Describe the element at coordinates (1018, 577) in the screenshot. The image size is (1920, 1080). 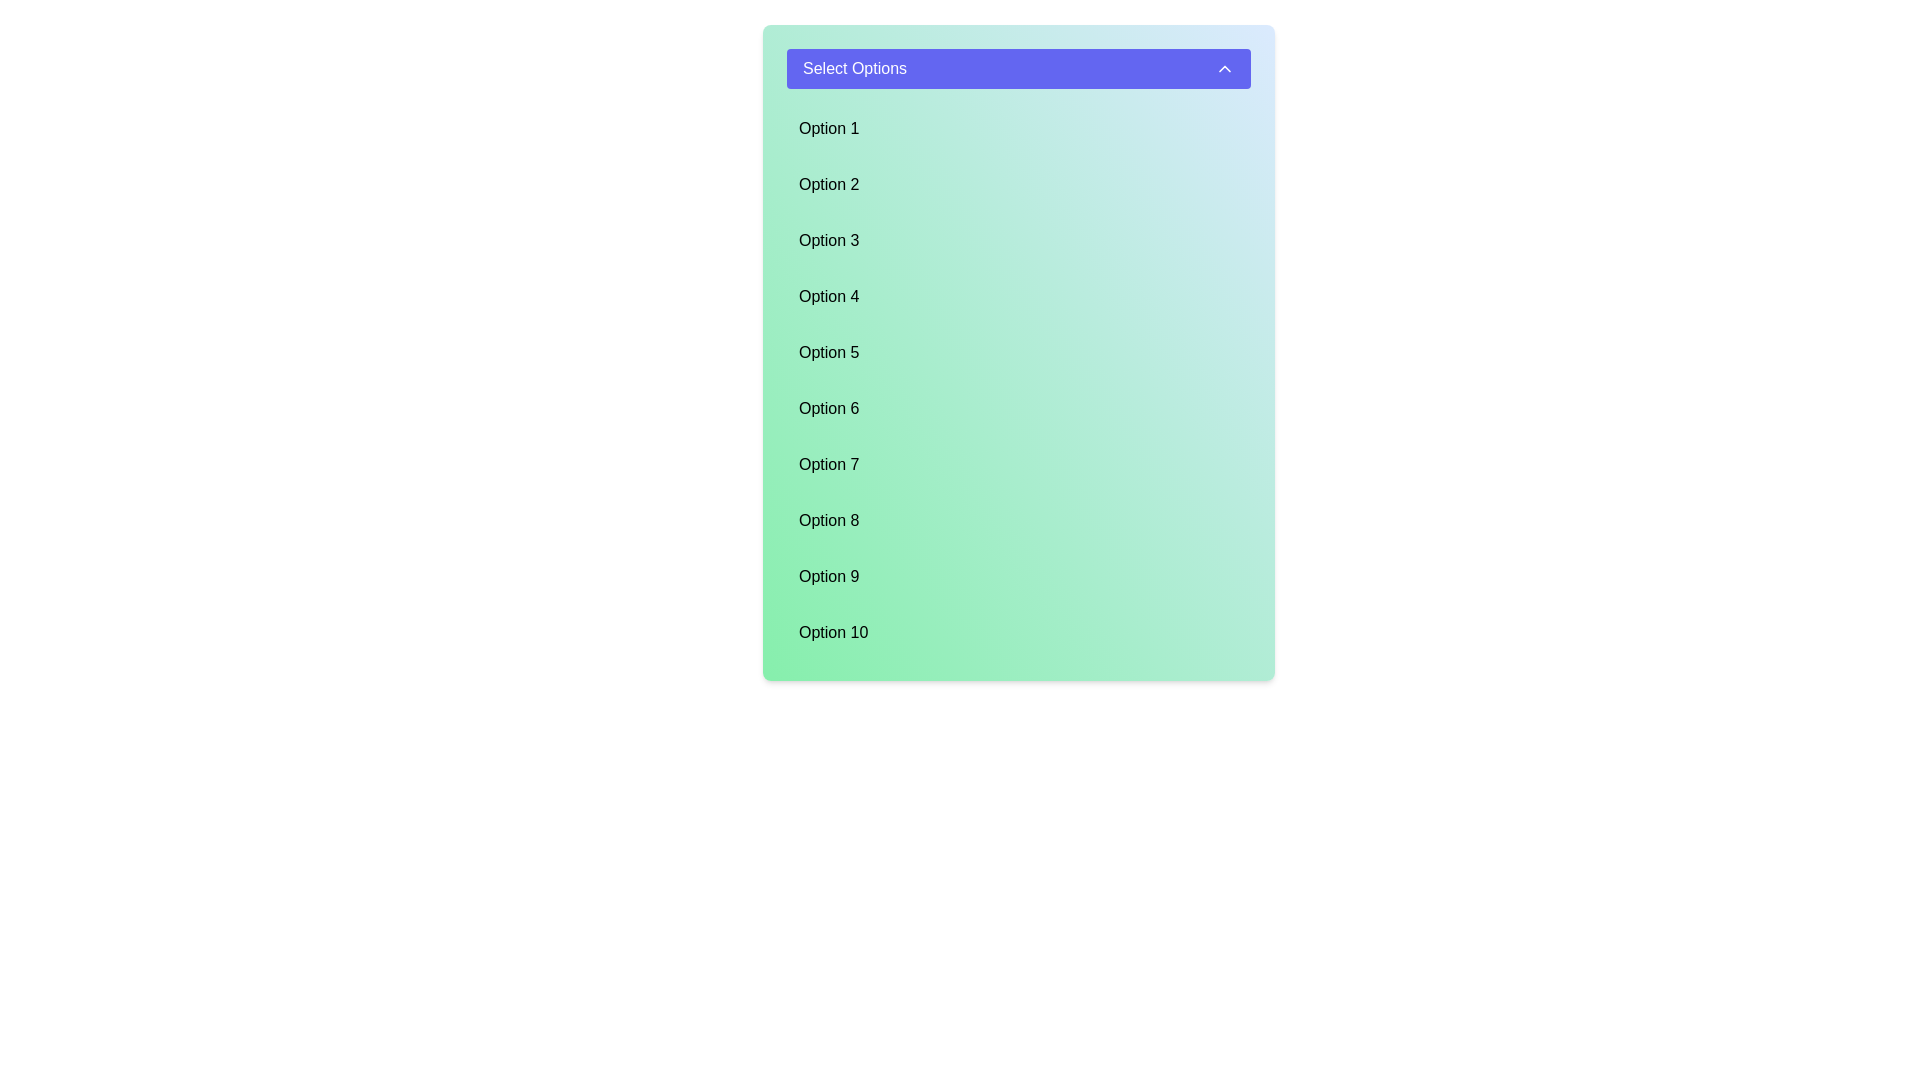
I see `the selectable list item labeled 'Option 9'` at that location.